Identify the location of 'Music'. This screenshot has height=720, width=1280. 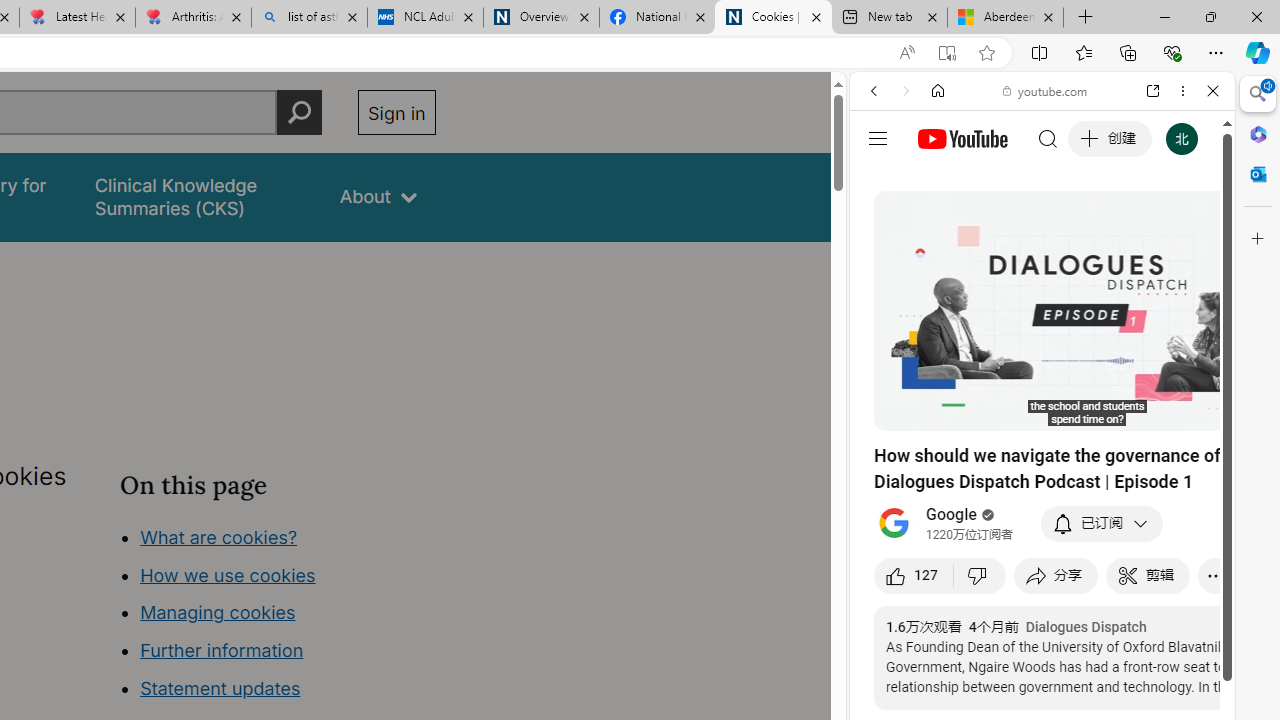
(1041, 544).